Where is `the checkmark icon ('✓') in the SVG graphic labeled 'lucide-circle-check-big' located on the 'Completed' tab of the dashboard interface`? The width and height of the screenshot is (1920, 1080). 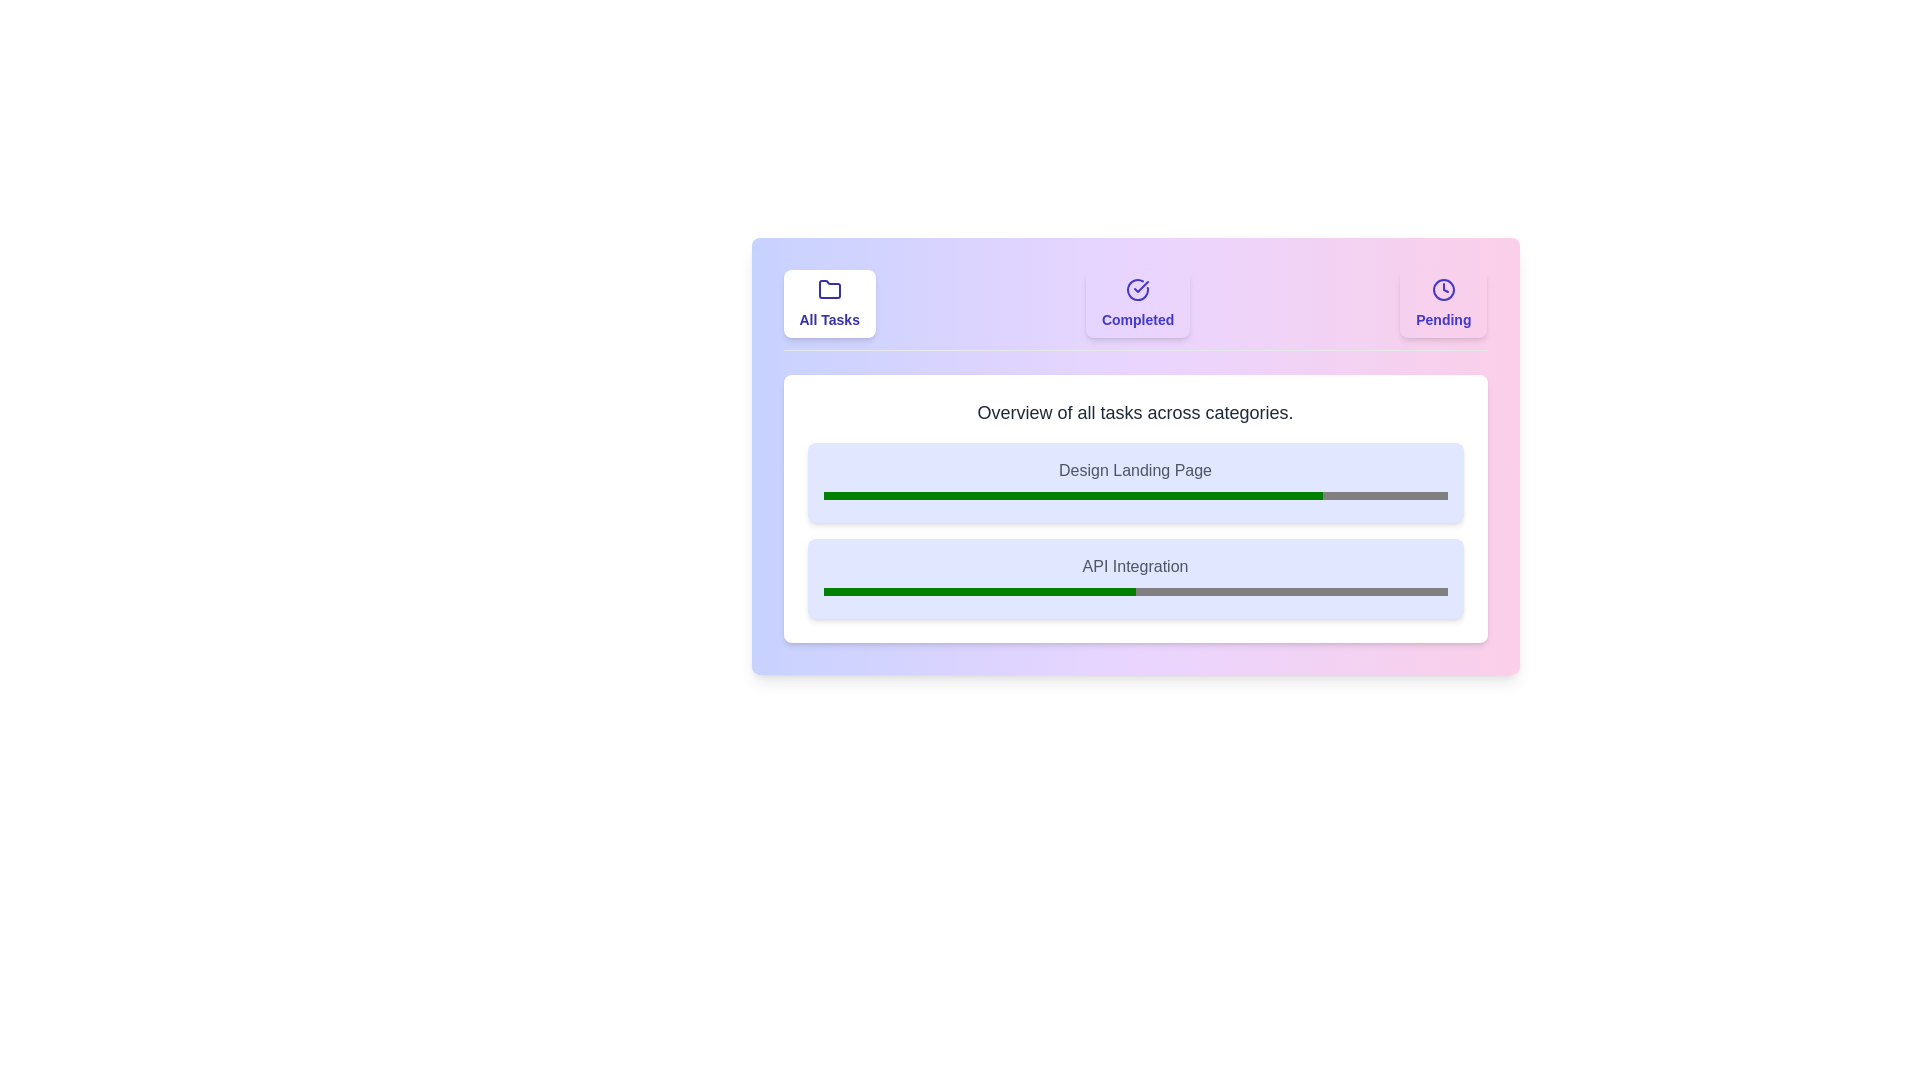
the checkmark icon ('✓') in the SVG graphic labeled 'lucide-circle-check-big' located on the 'Completed' tab of the dashboard interface is located at coordinates (1141, 286).